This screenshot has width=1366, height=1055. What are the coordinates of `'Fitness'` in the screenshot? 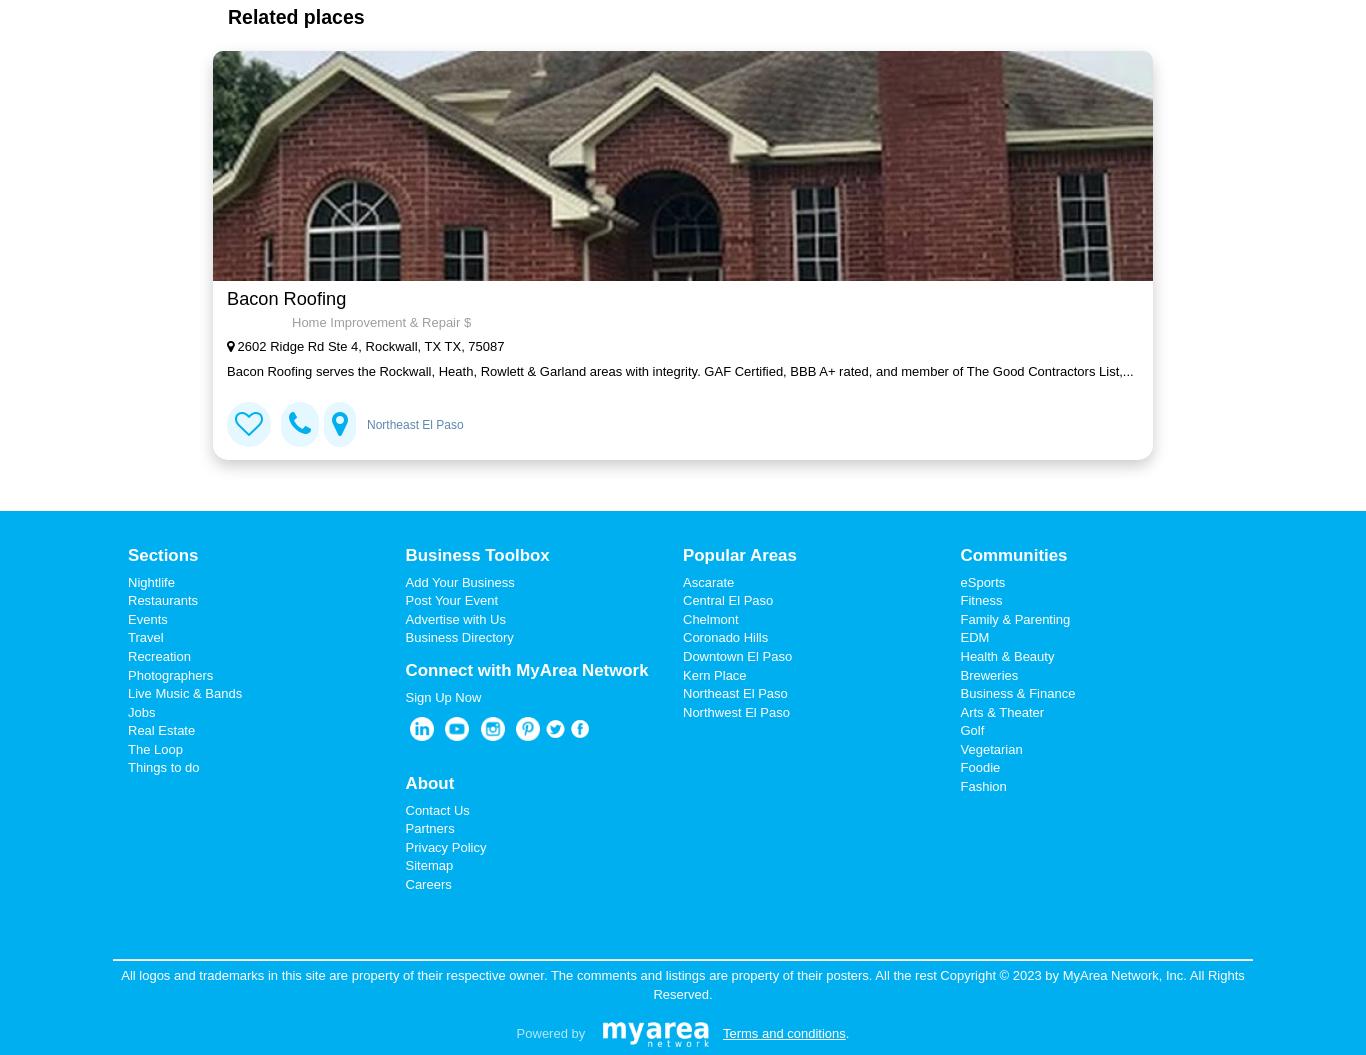 It's located at (960, 600).